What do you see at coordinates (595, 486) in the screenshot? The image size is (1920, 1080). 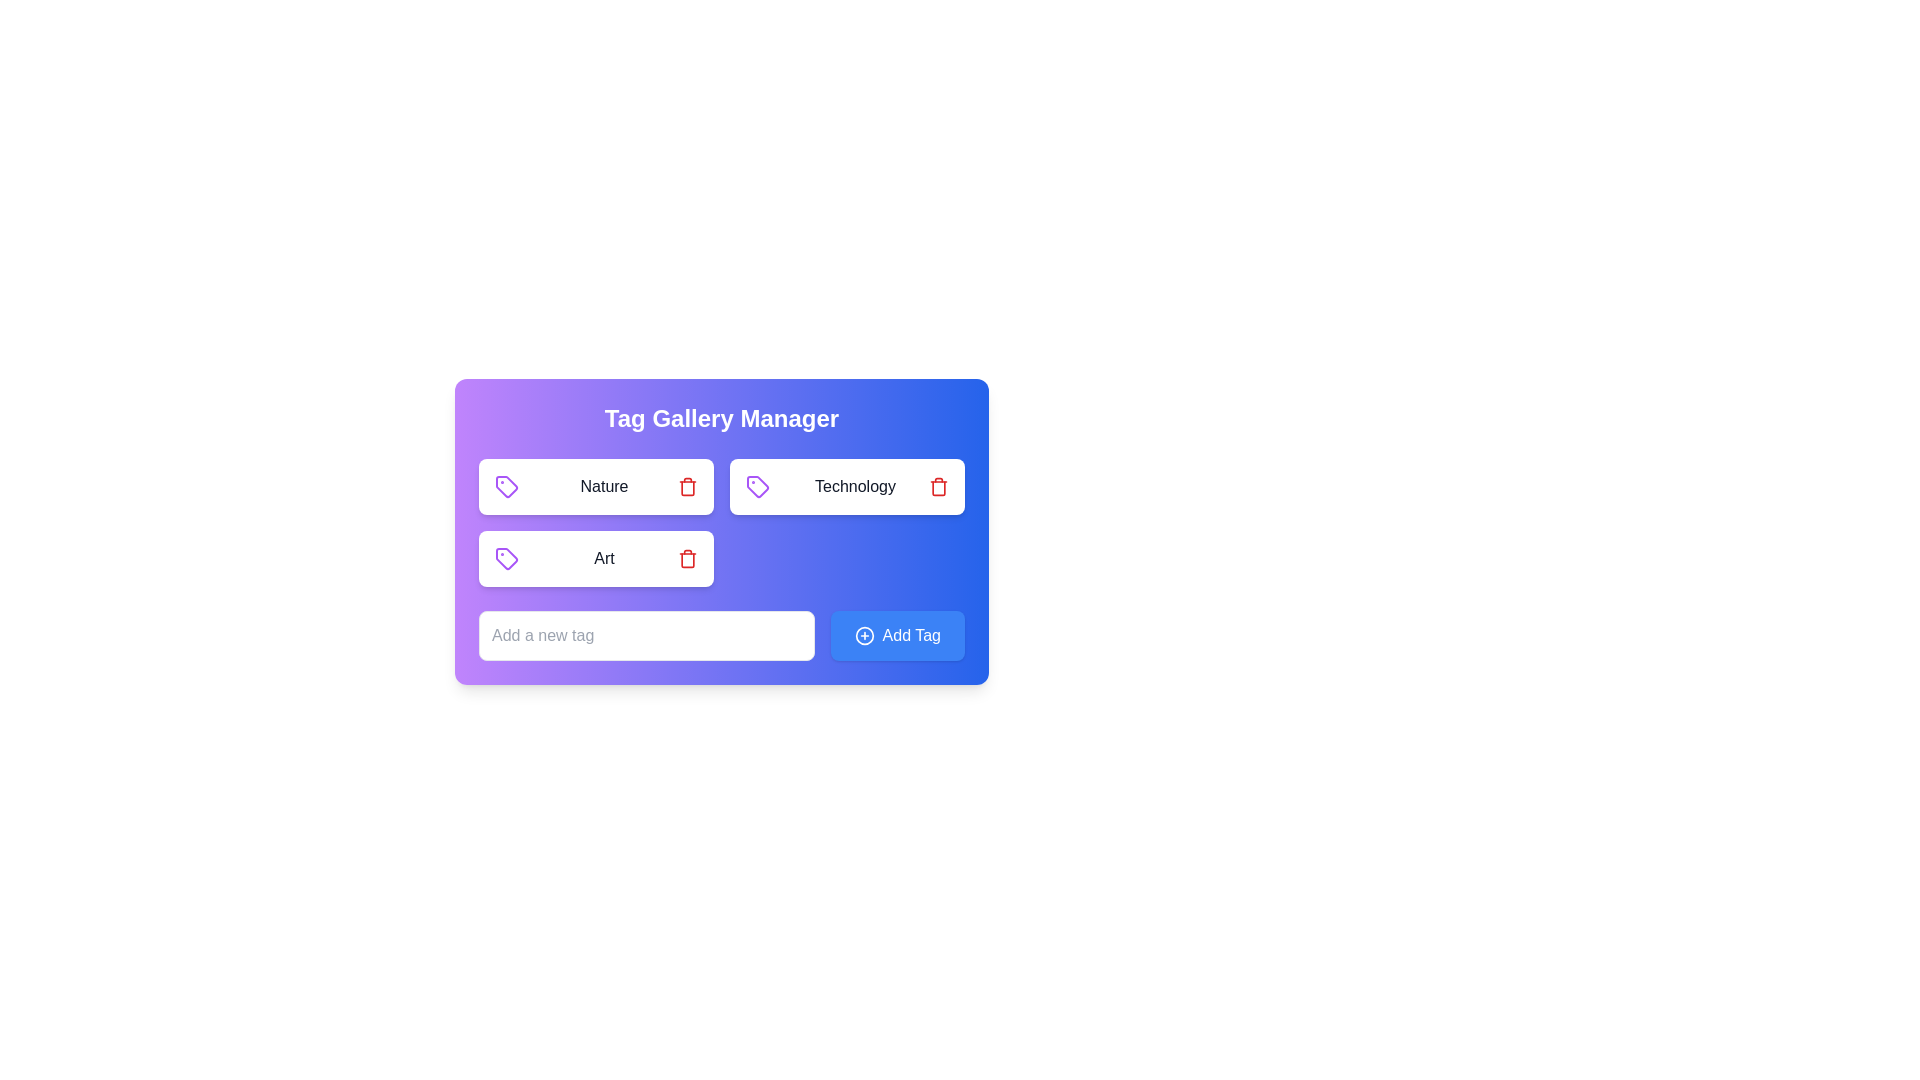 I see `the Card component labeled 'Nature' which features a purple tag icon on the left and is positioned in the top-left corner of the grid layout` at bounding box center [595, 486].